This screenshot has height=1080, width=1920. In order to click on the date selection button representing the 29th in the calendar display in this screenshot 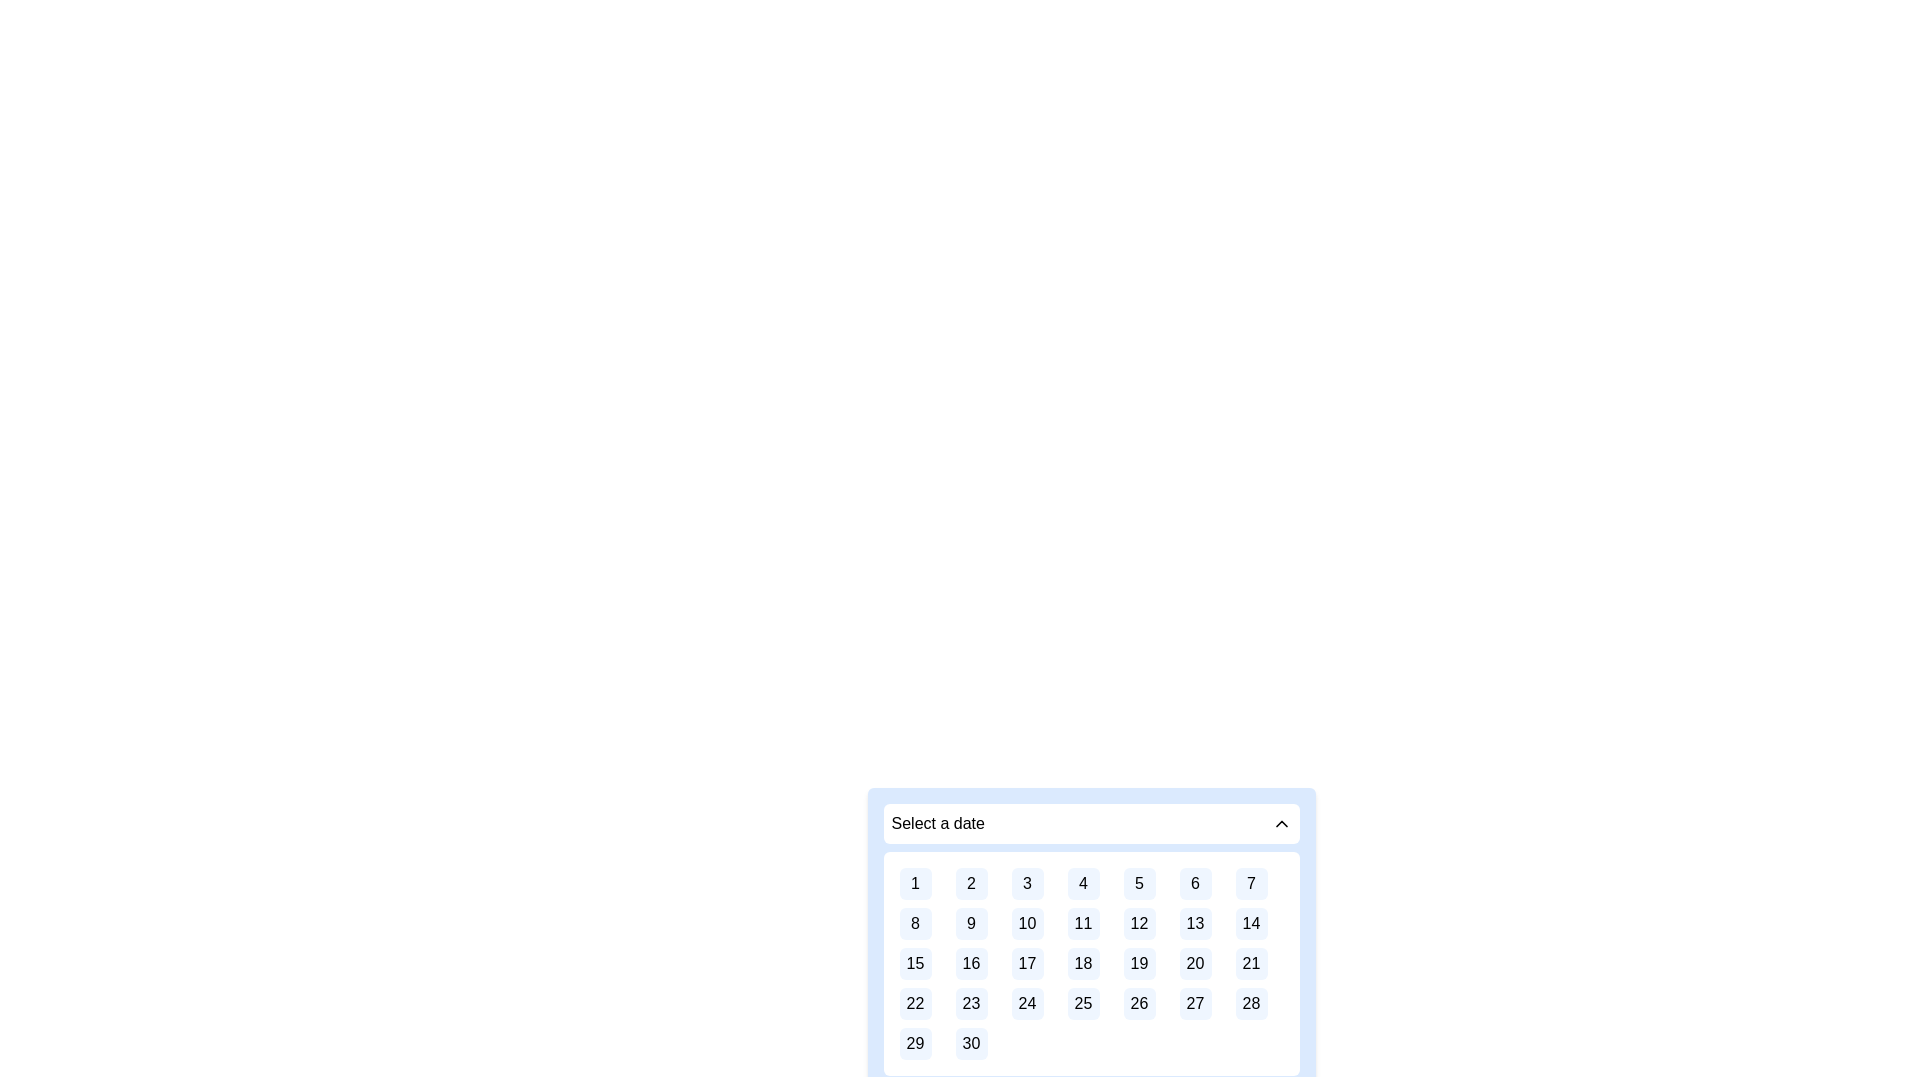, I will do `click(914, 1043)`.